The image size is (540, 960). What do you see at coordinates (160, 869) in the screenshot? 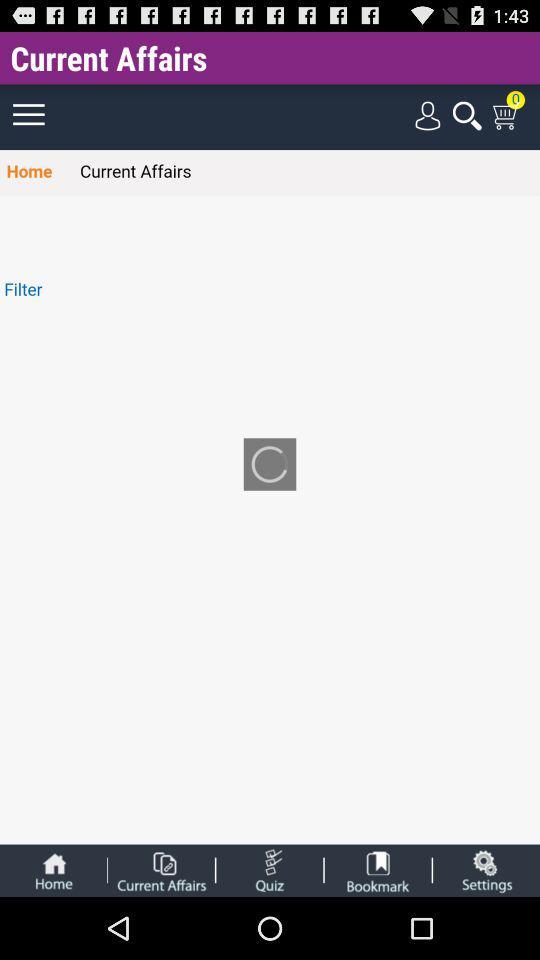
I see `complete option` at bounding box center [160, 869].